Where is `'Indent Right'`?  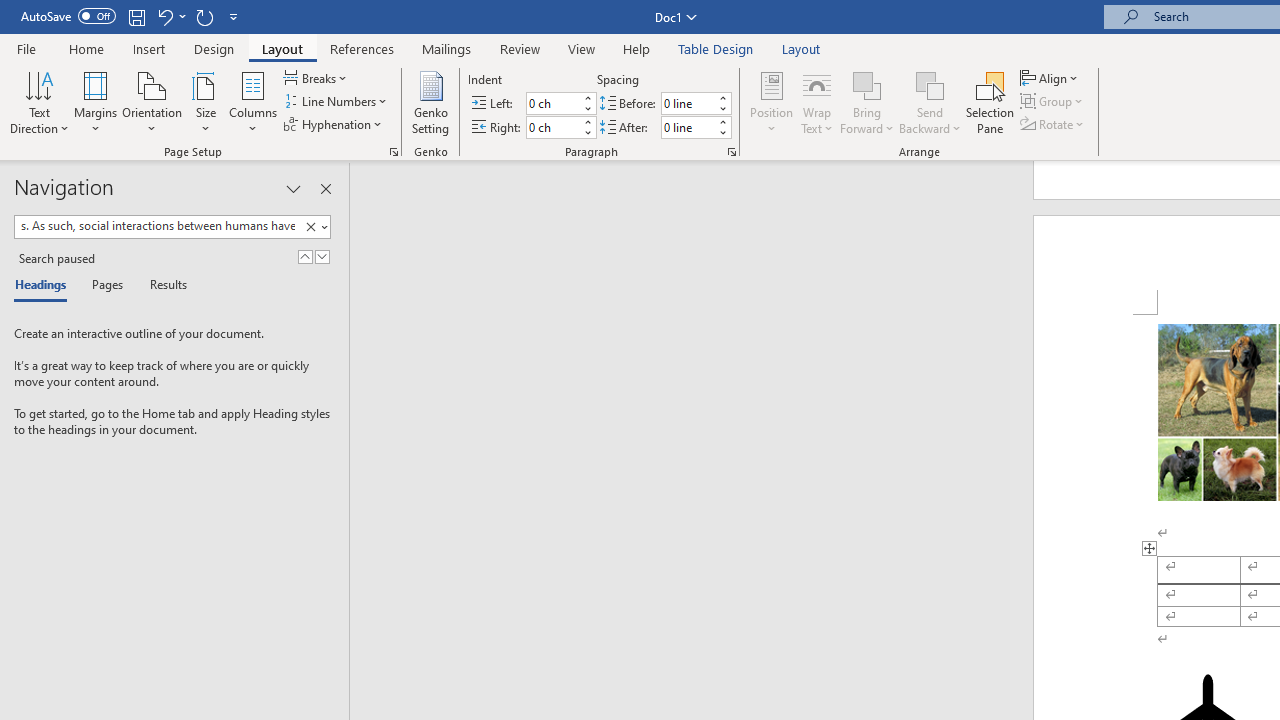
'Indent Right' is located at coordinates (552, 127).